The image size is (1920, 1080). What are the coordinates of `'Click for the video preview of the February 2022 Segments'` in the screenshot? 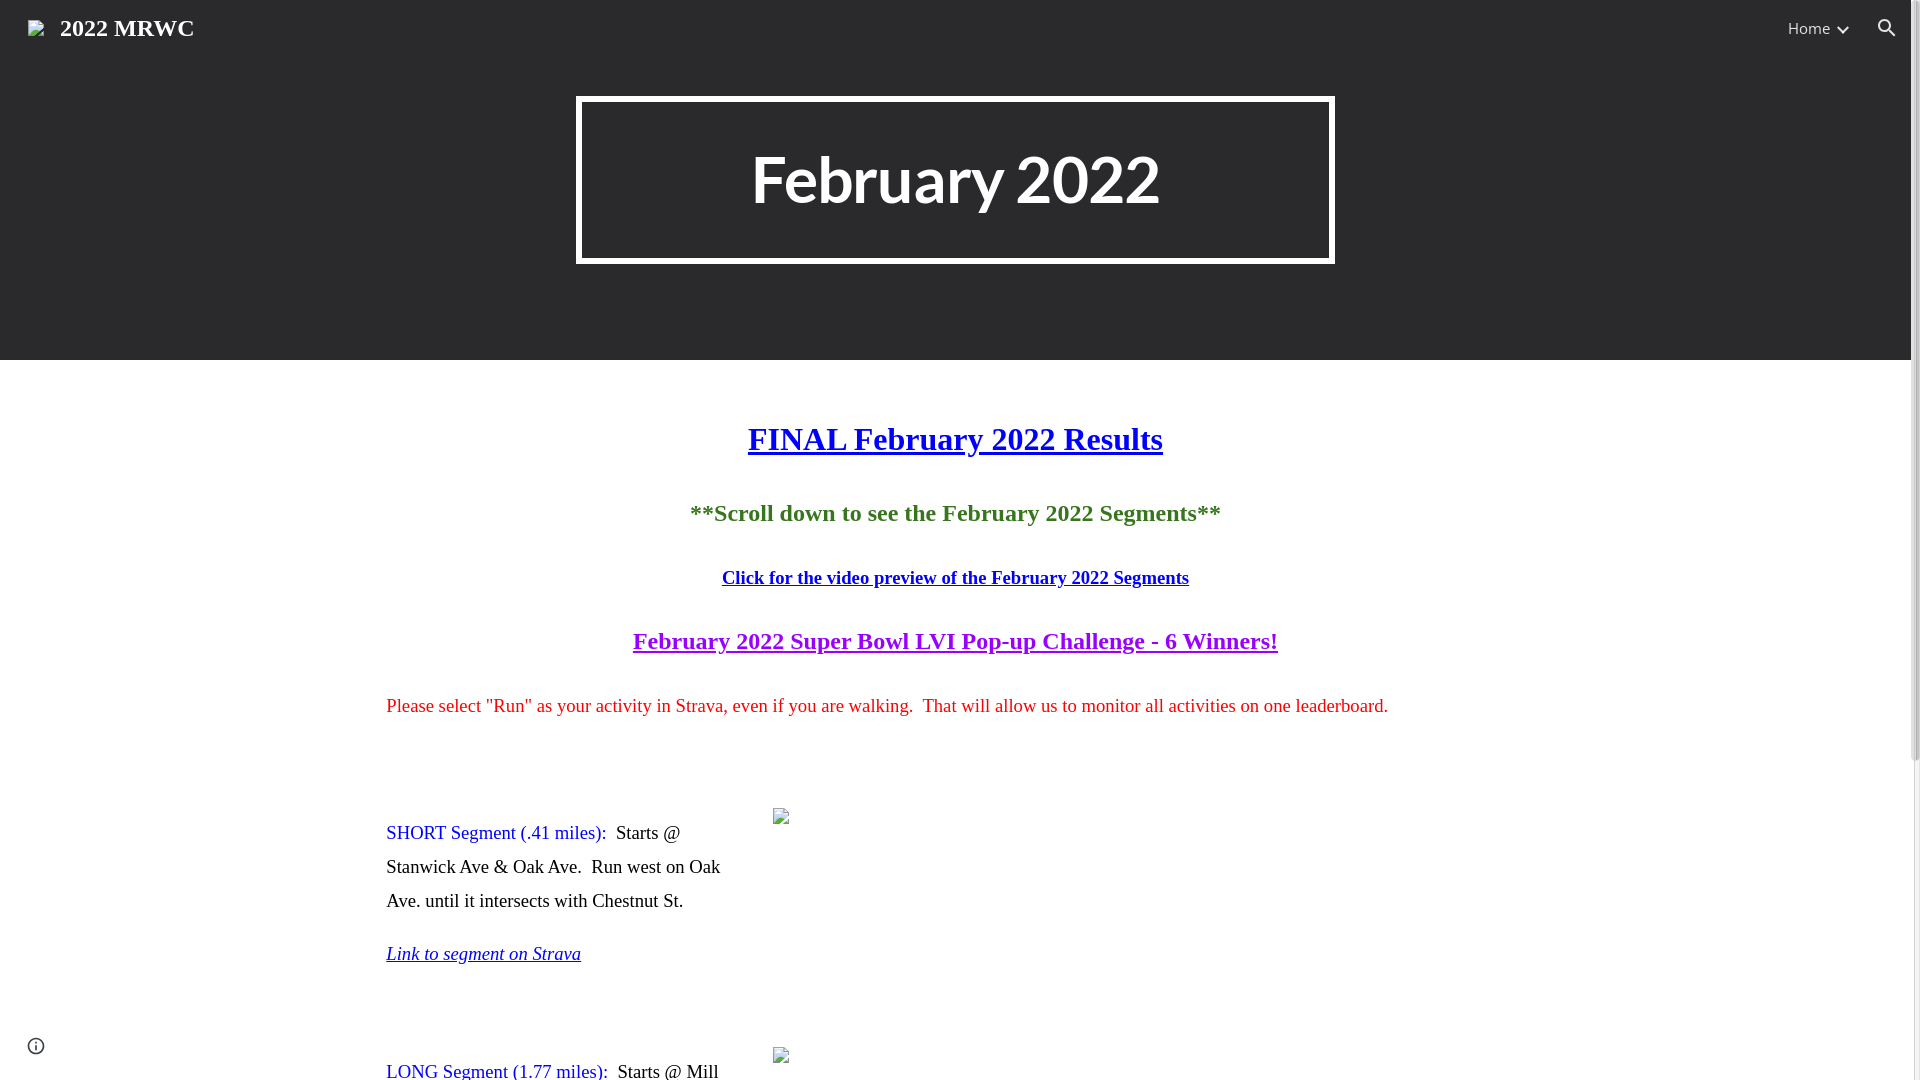 It's located at (954, 577).